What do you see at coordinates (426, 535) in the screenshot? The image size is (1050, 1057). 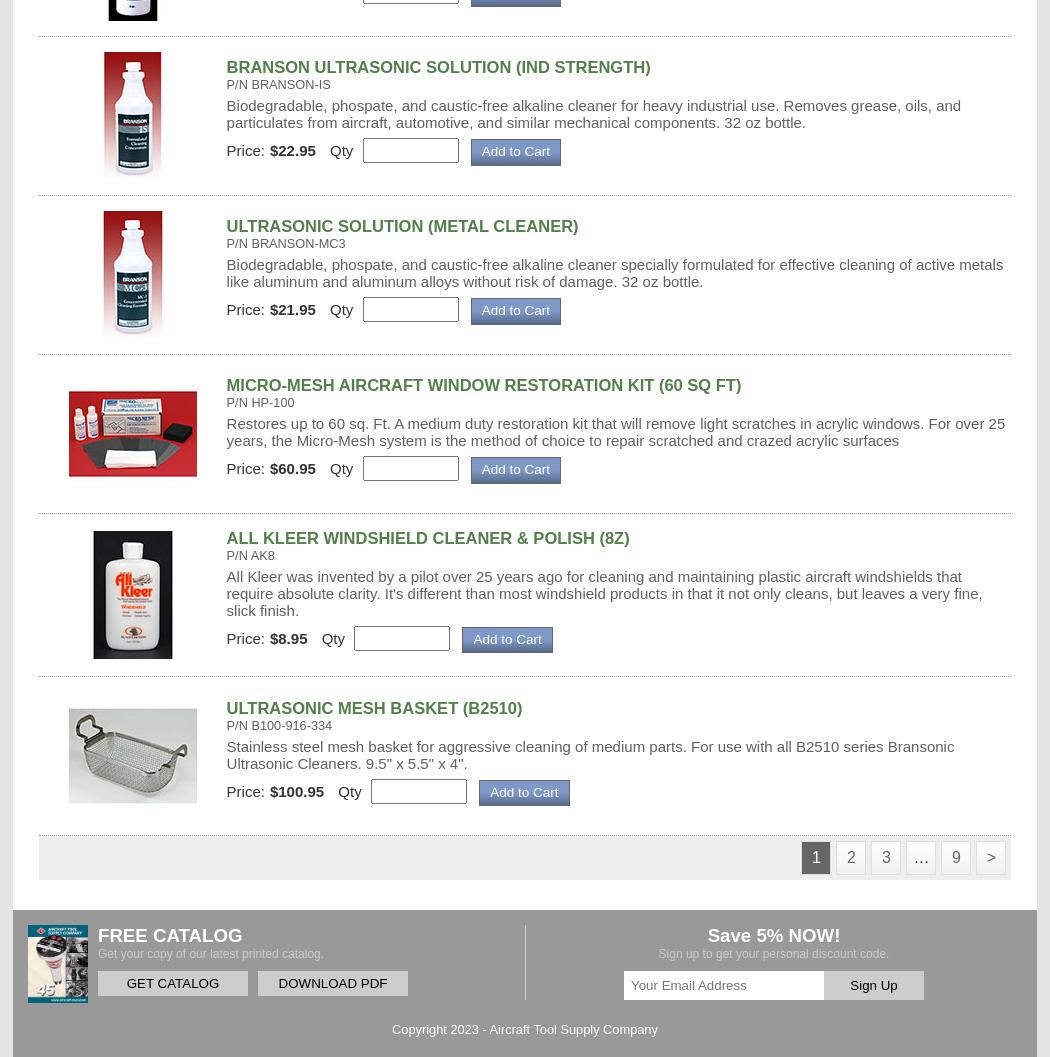 I see `'ALL KLEER WINDSHIELD CLEANER & POLISH (8Z)'` at bounding box center [426, 535].